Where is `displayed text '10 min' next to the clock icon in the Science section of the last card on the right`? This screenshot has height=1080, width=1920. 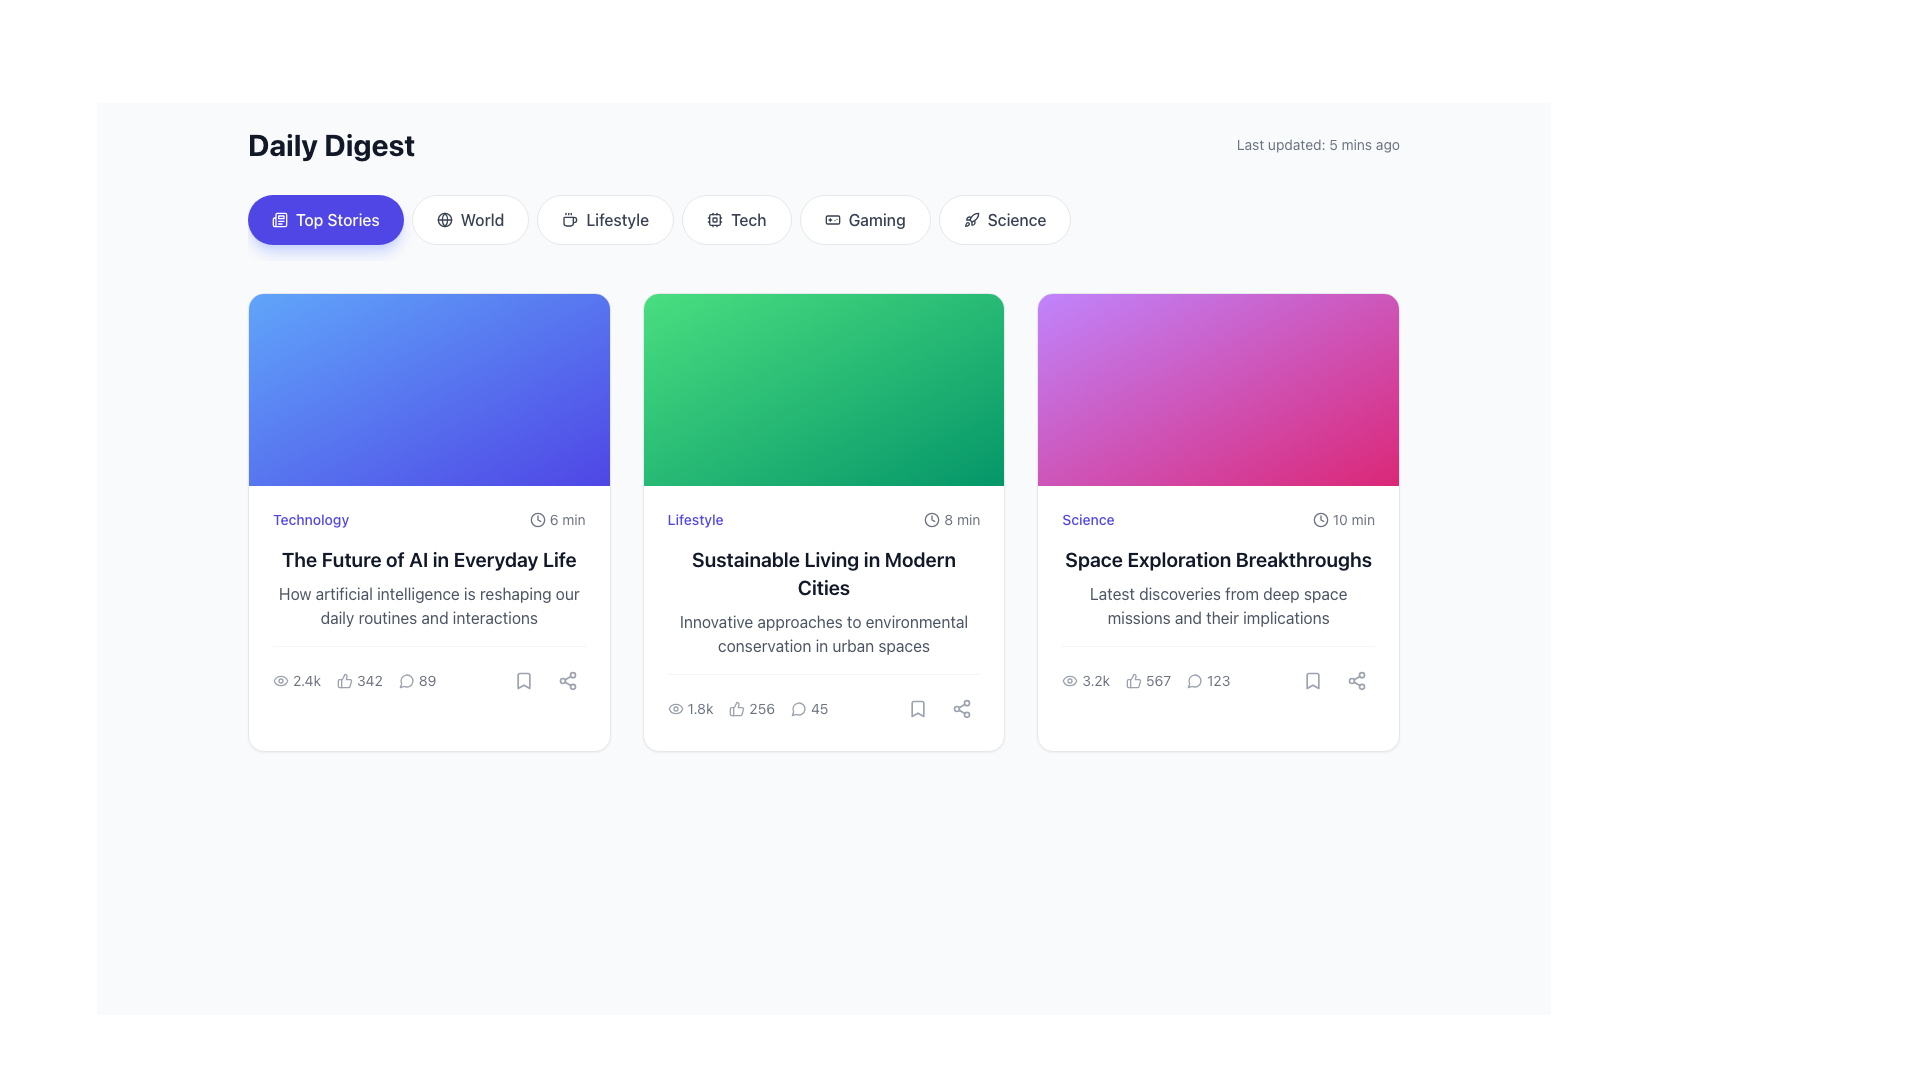
displayed text '10 min' next to the clock icon in the Science section of the last card on the right is located at coordinates (1343, 519).